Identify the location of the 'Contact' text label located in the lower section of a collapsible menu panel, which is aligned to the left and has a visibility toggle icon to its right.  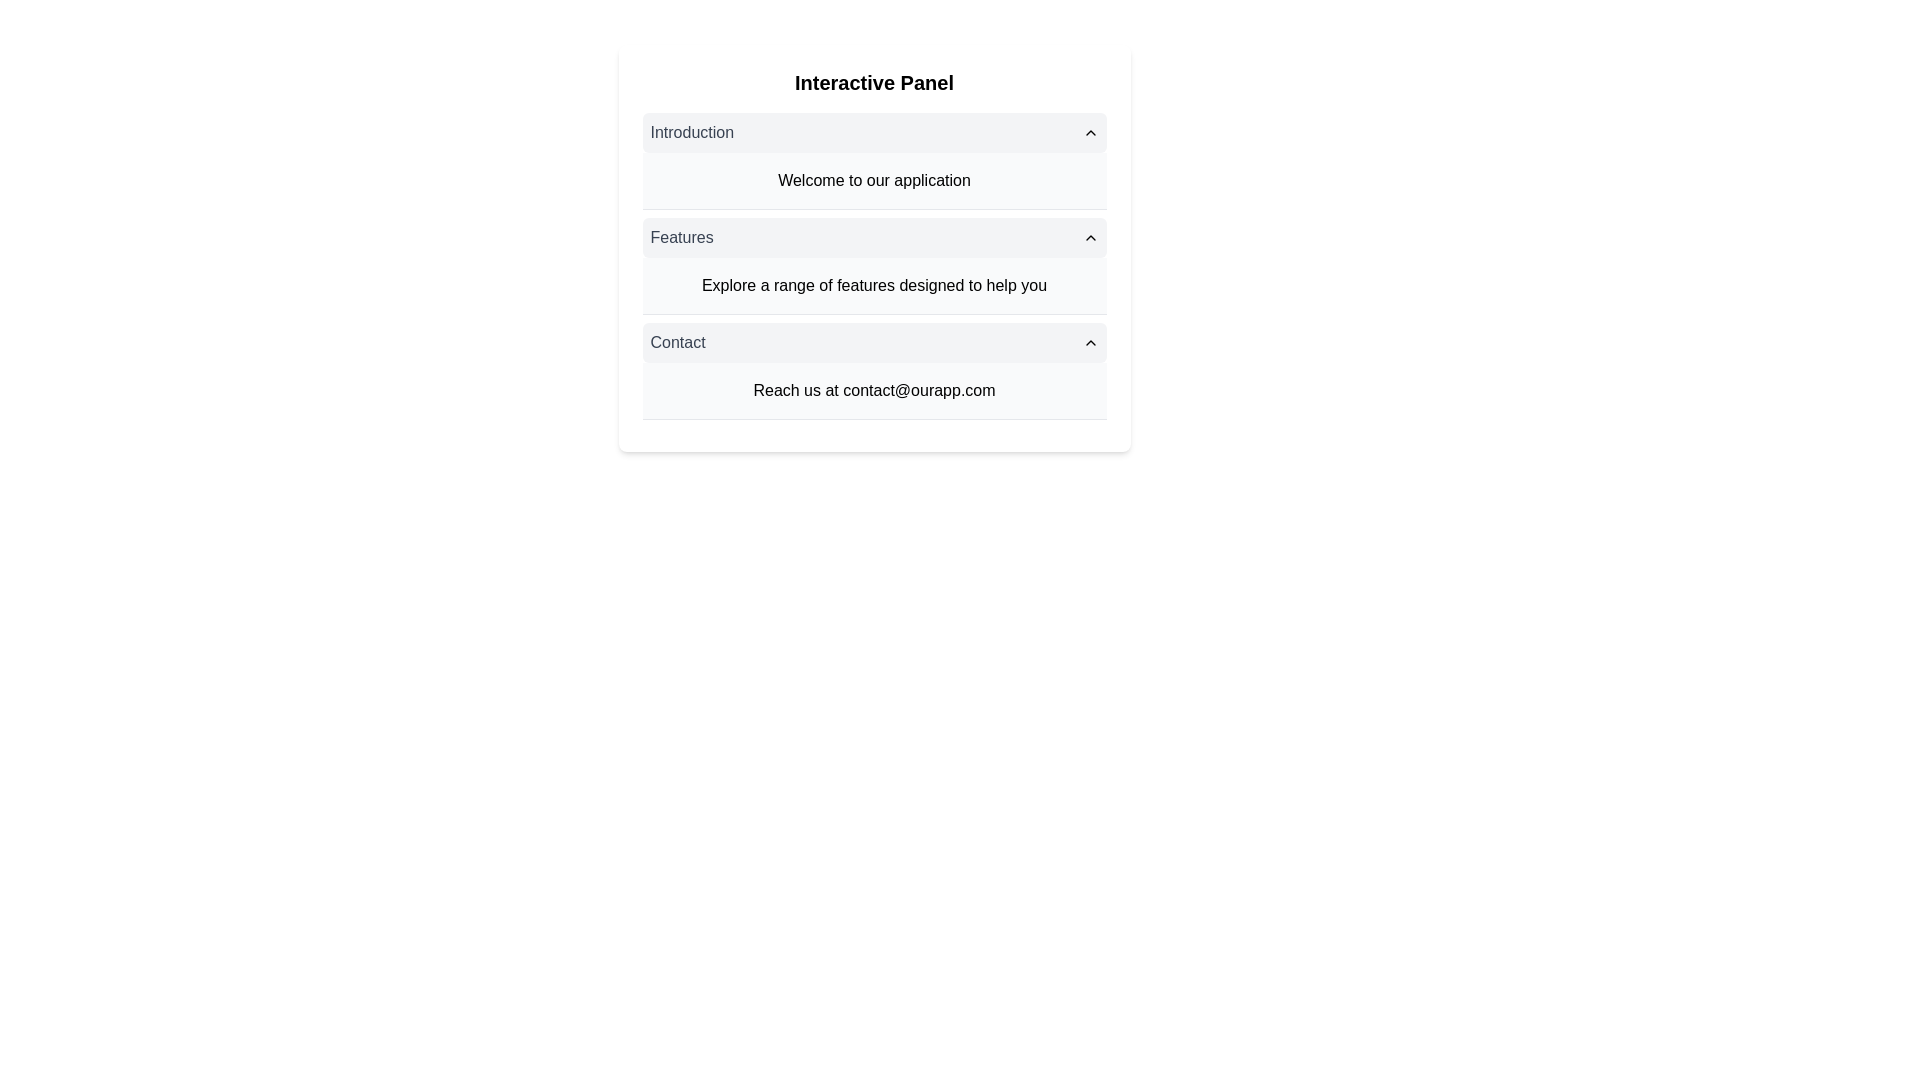
(678, 342).